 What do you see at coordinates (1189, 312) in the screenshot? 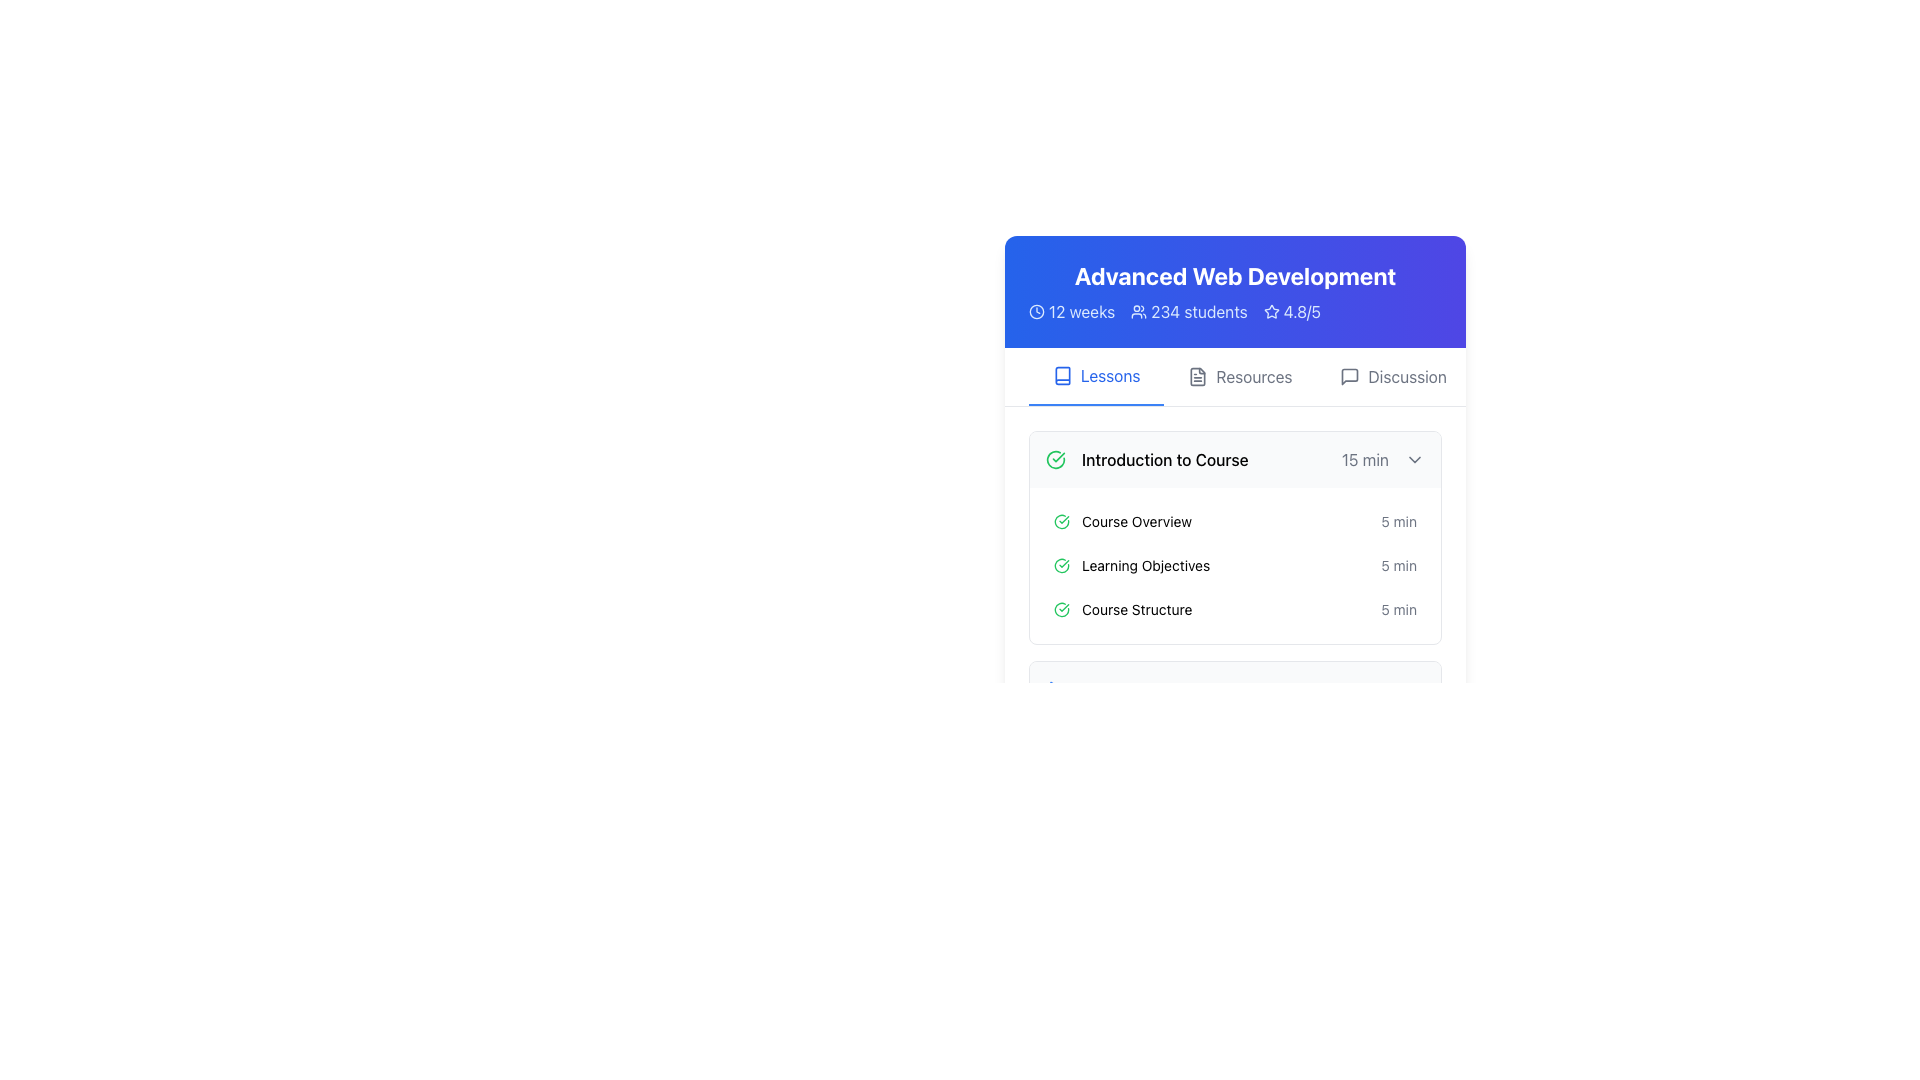
I see `the static text element displaying the number of students enrolled in the course, located between '12 weeks' and '4.8/5'` at bounding box center [1189, 312].